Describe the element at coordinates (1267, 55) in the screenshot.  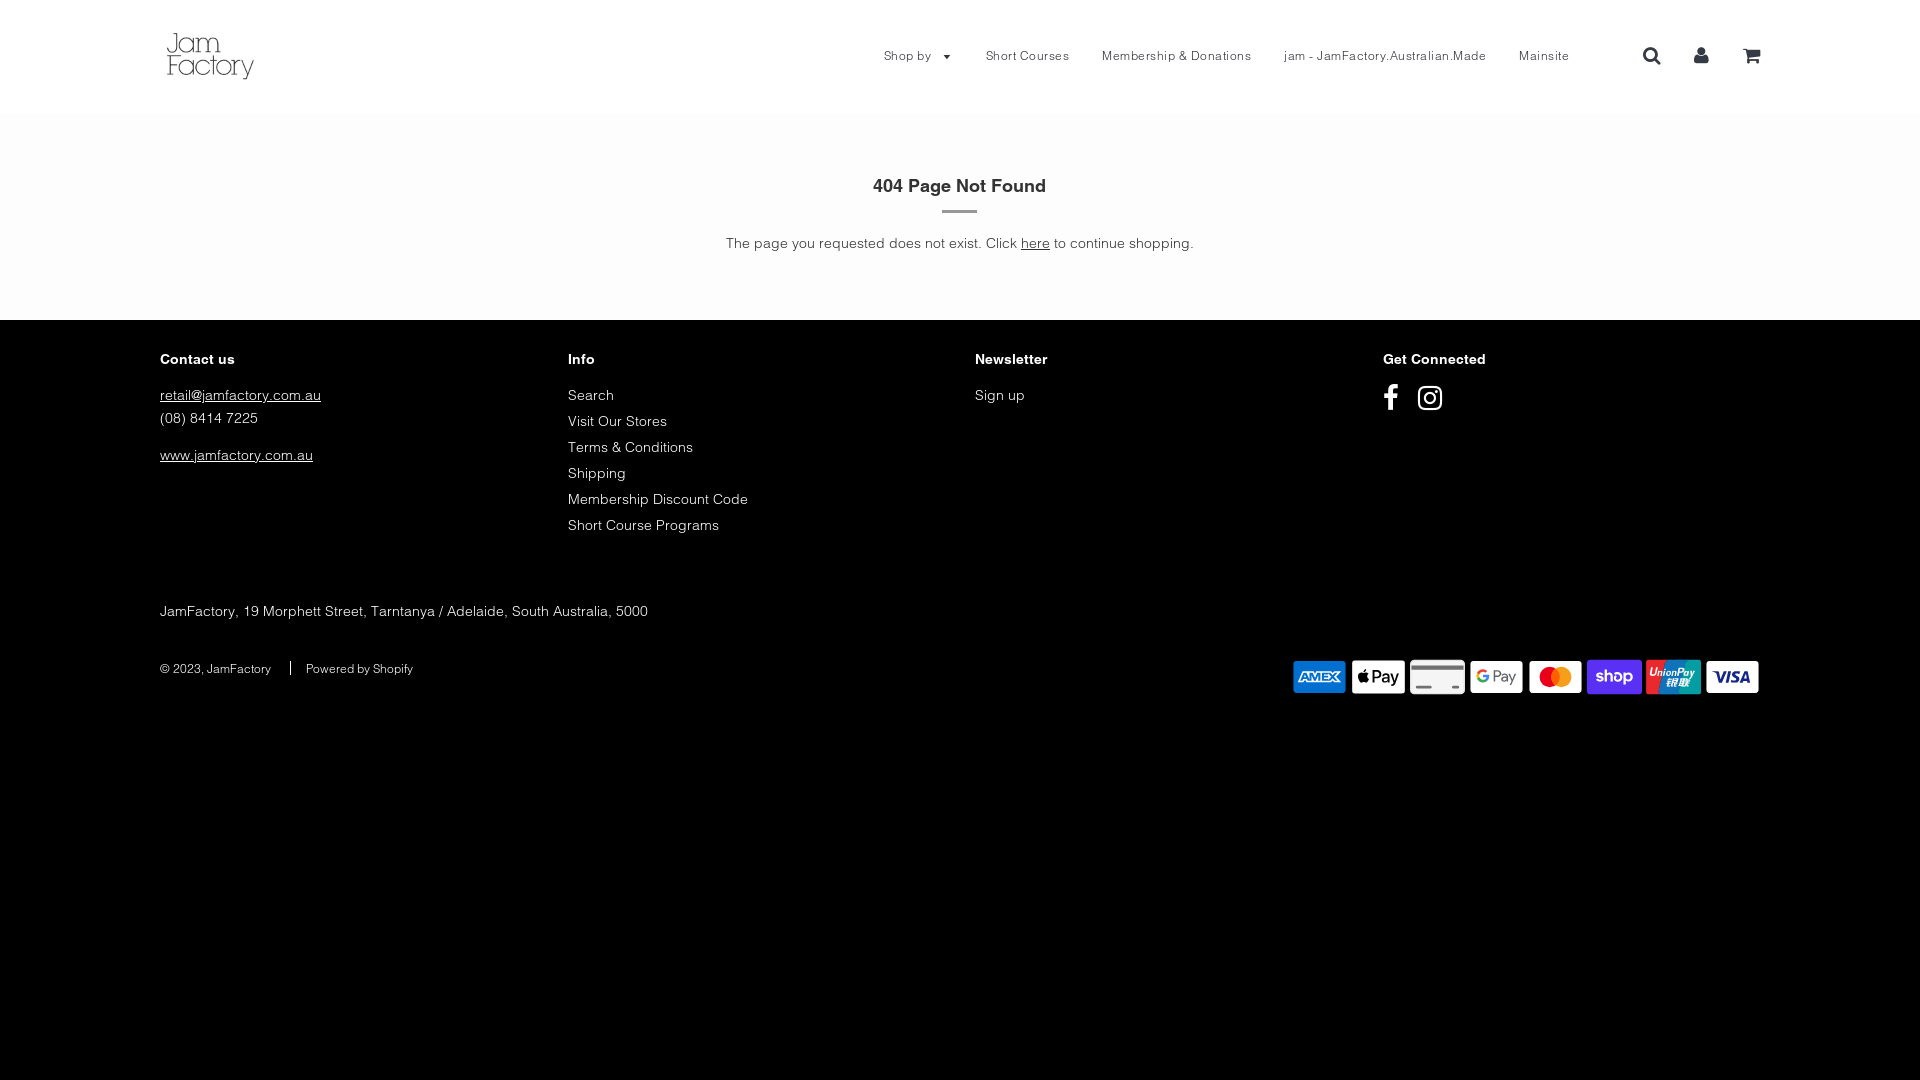
I see `'jam - JamFactory.Australian.Made'` at that location.